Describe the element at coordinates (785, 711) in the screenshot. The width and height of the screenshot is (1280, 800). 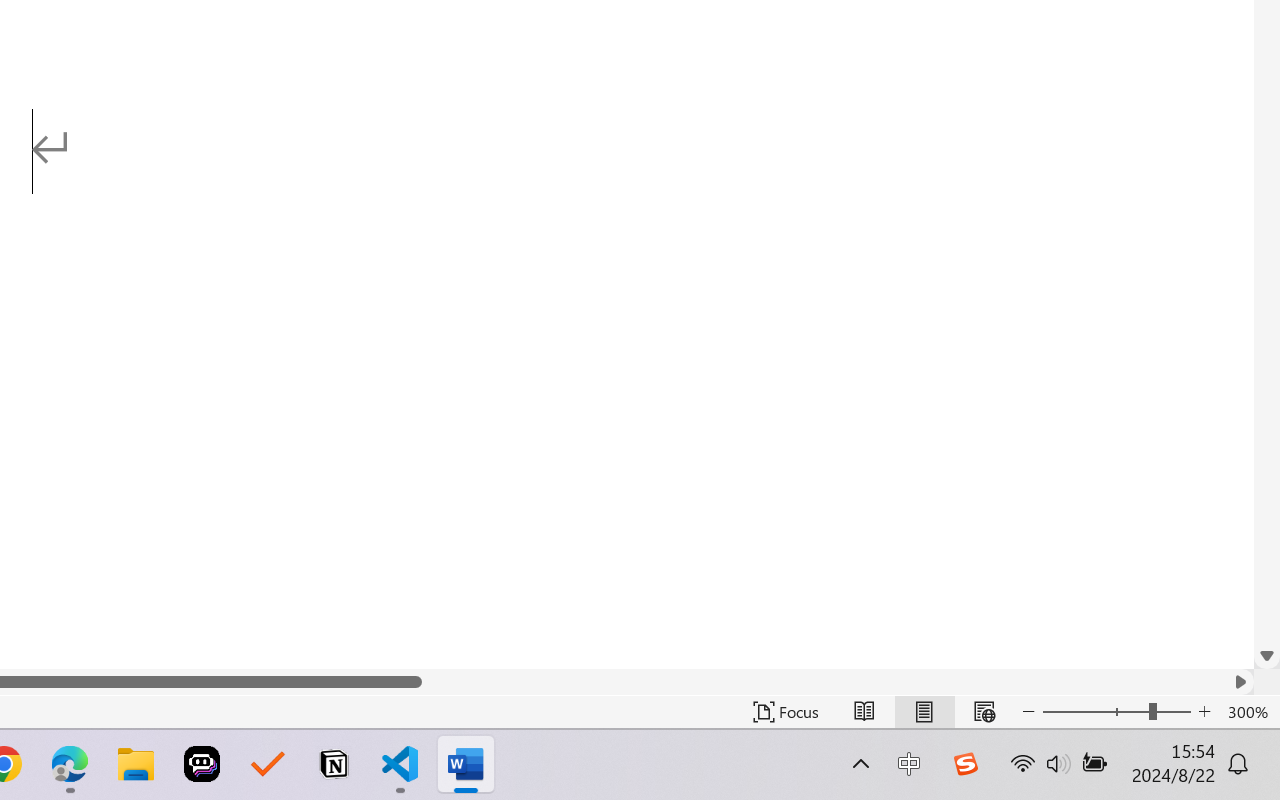
I see `'Focus '` at that location.